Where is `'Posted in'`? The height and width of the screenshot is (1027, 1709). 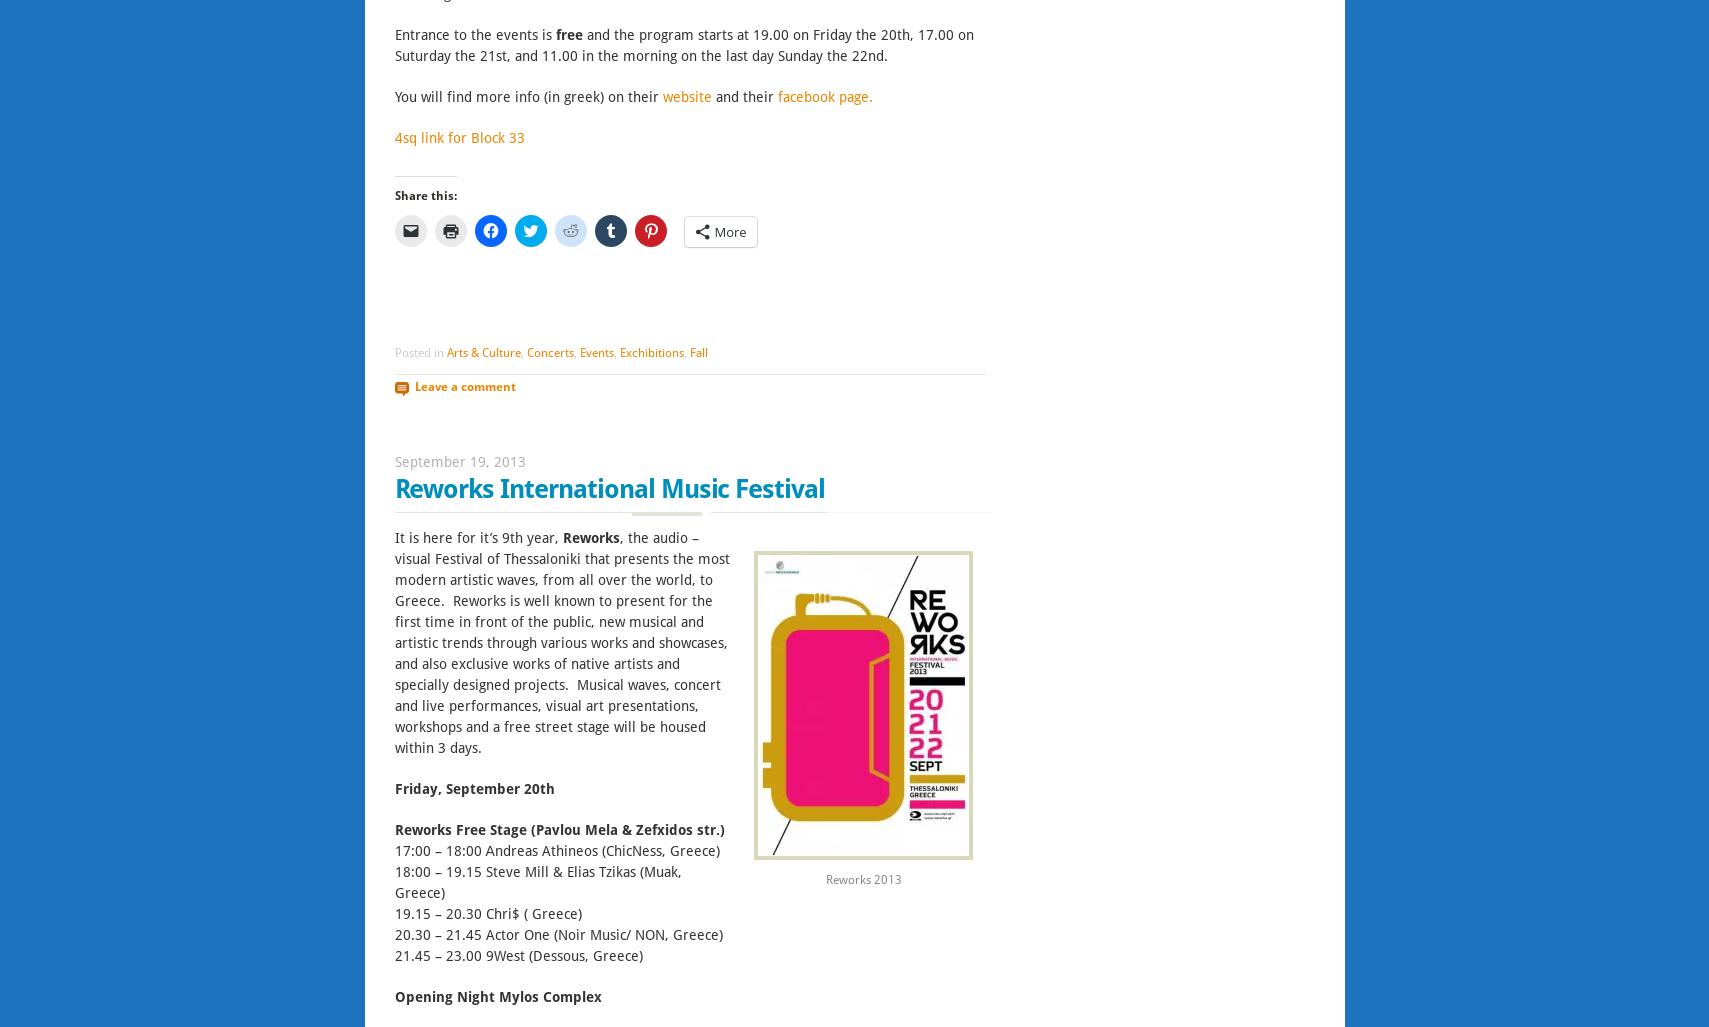
'Posted in' is located at coordinates (419, 352).